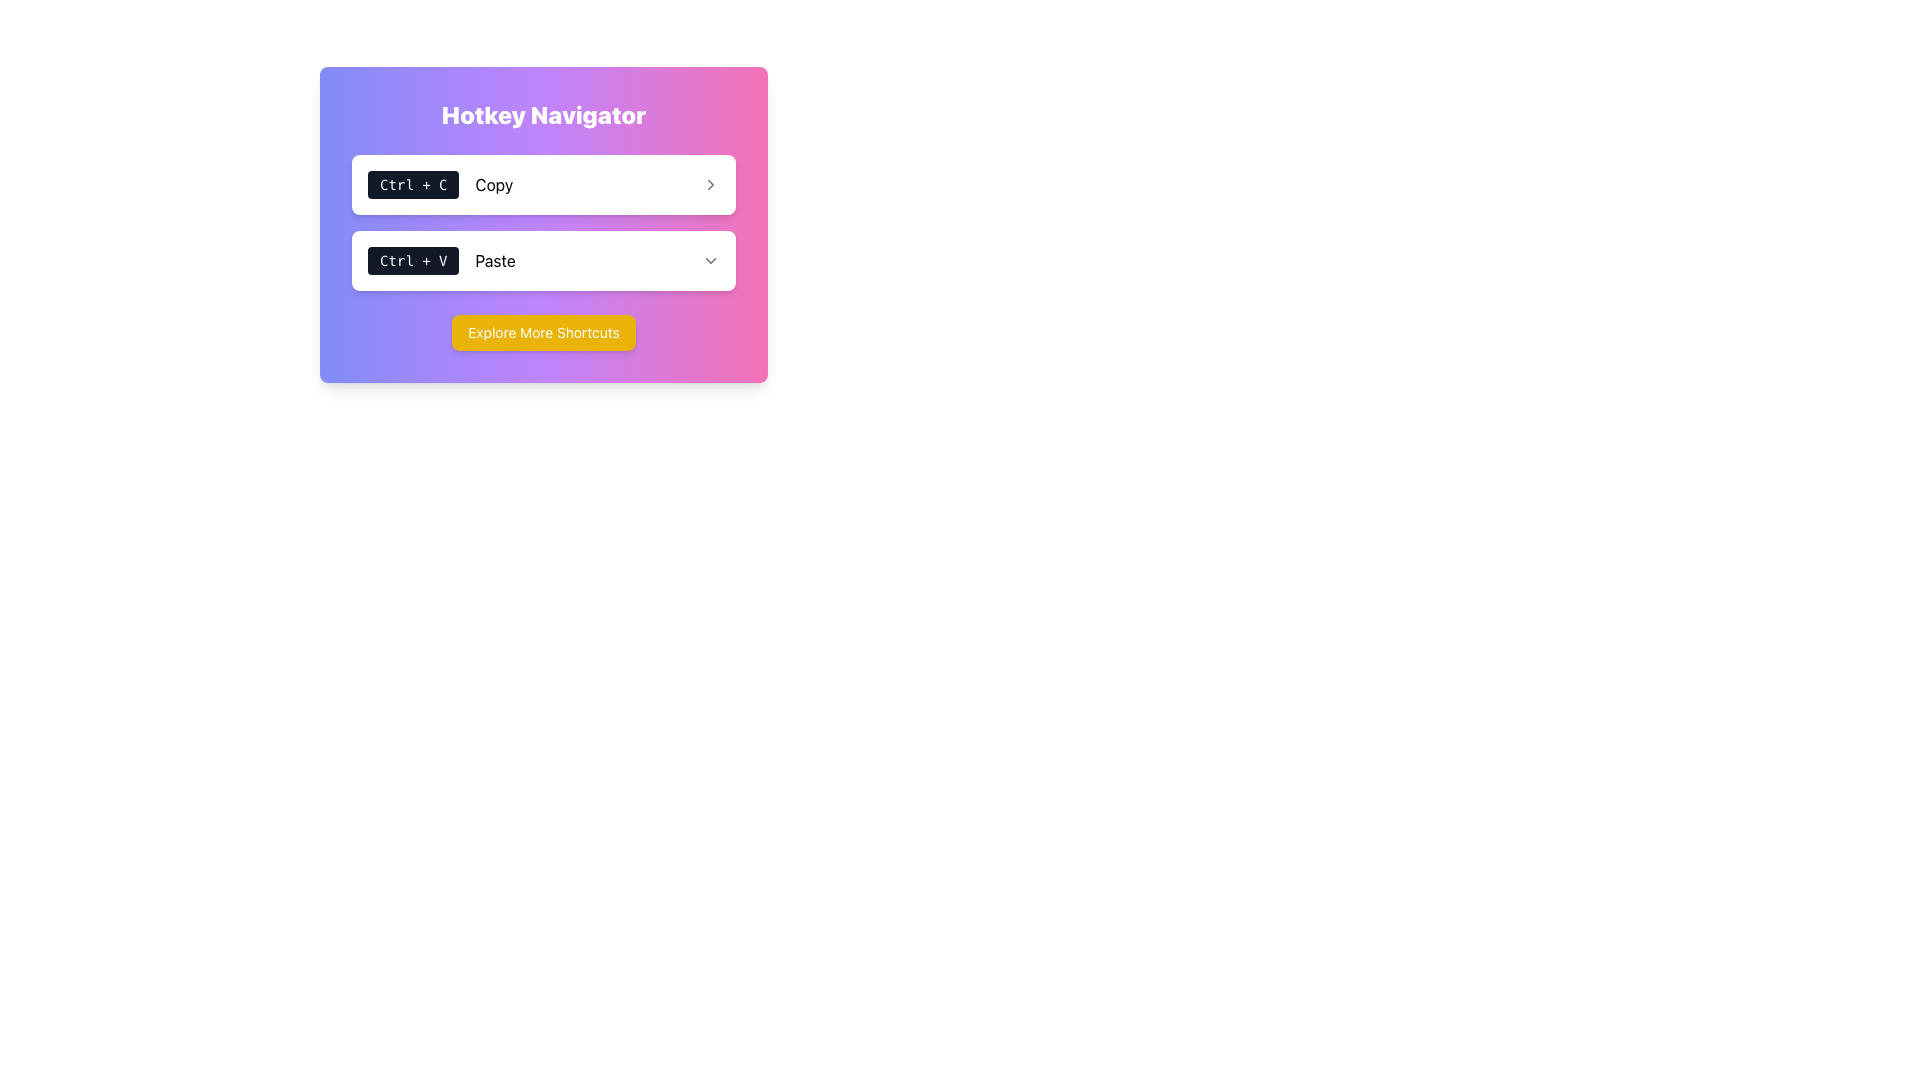 The width and height of the screenshot is (1920, 1080). What do you see at coordinates (495, 260) in the screenshot?
I see `the 'Paste' text label, which is styled in black text on a white background and is part of the keyboard shortcuts list` at bounding box center [495, 260].